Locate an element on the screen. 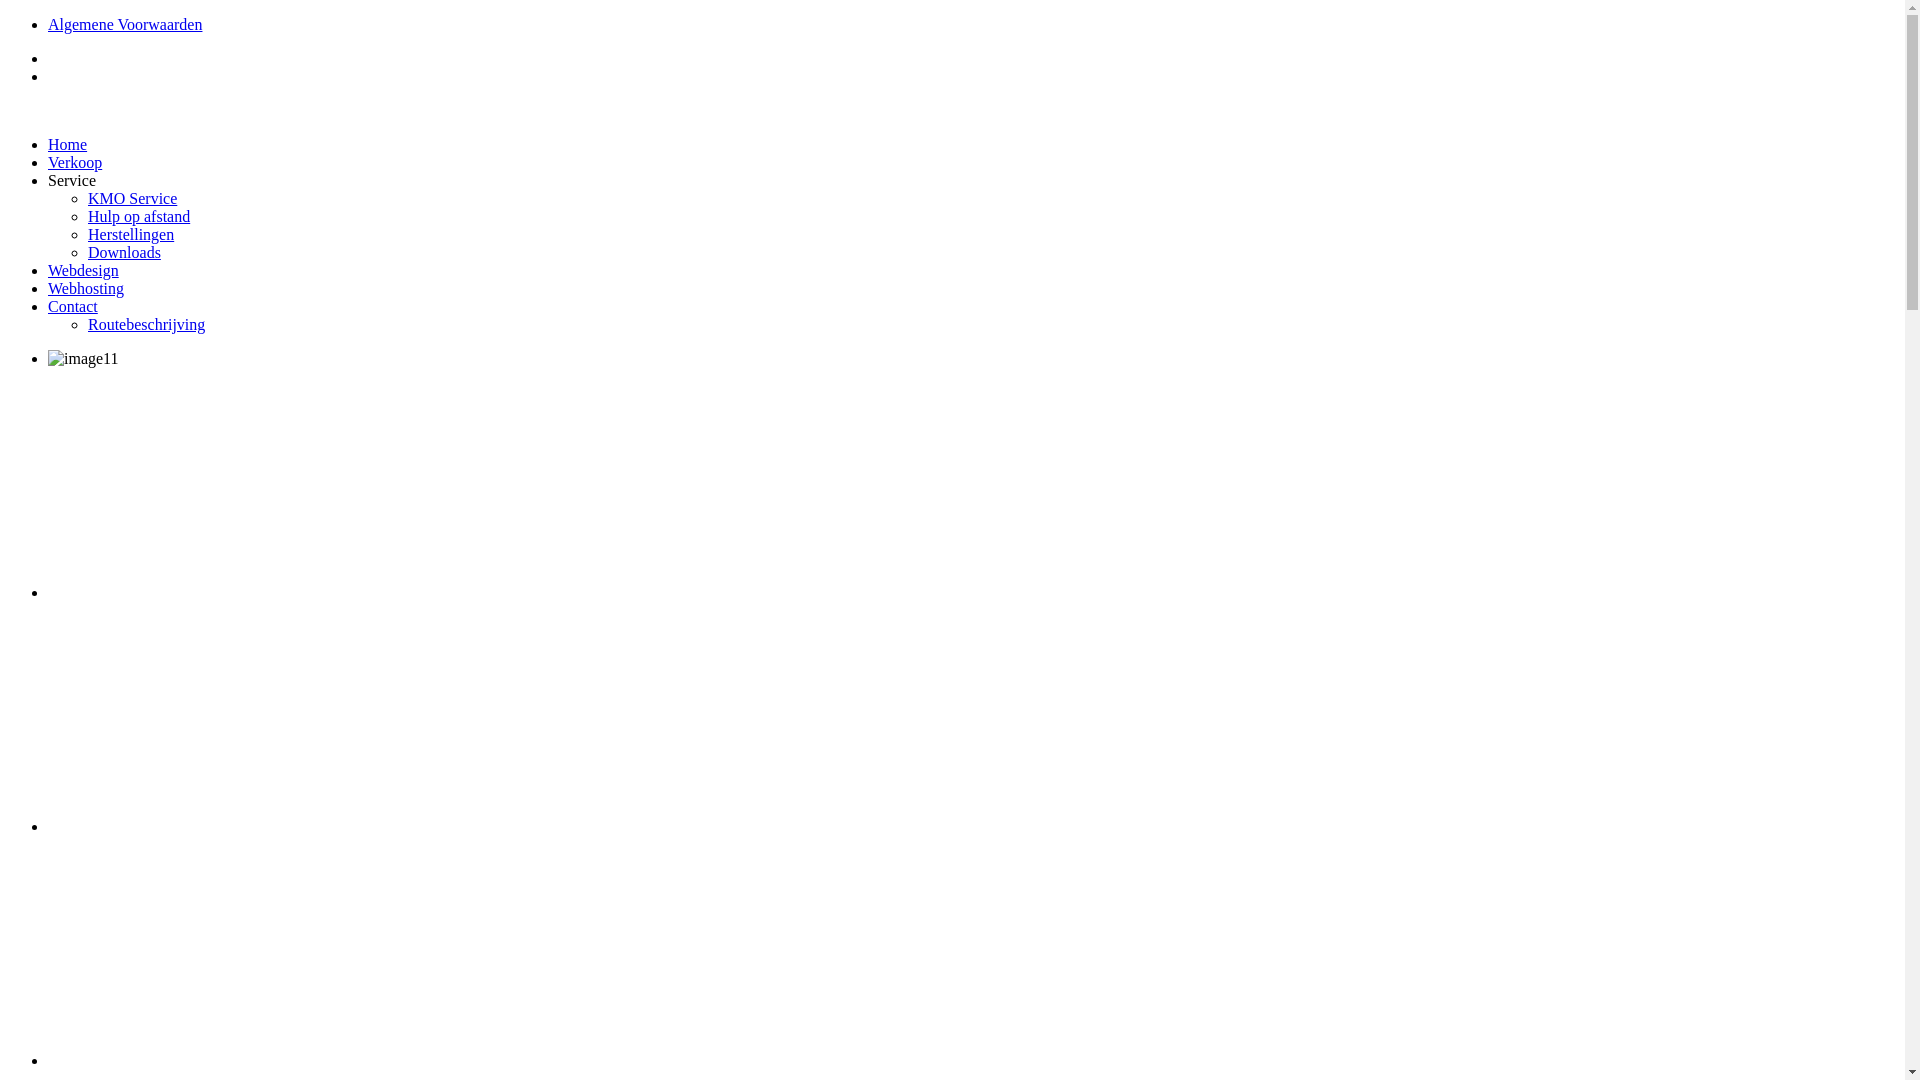 Image resolution: width=1920 pixels, height=1080 pixels. 'Herstellingen' is located at coordinates (86, 233).